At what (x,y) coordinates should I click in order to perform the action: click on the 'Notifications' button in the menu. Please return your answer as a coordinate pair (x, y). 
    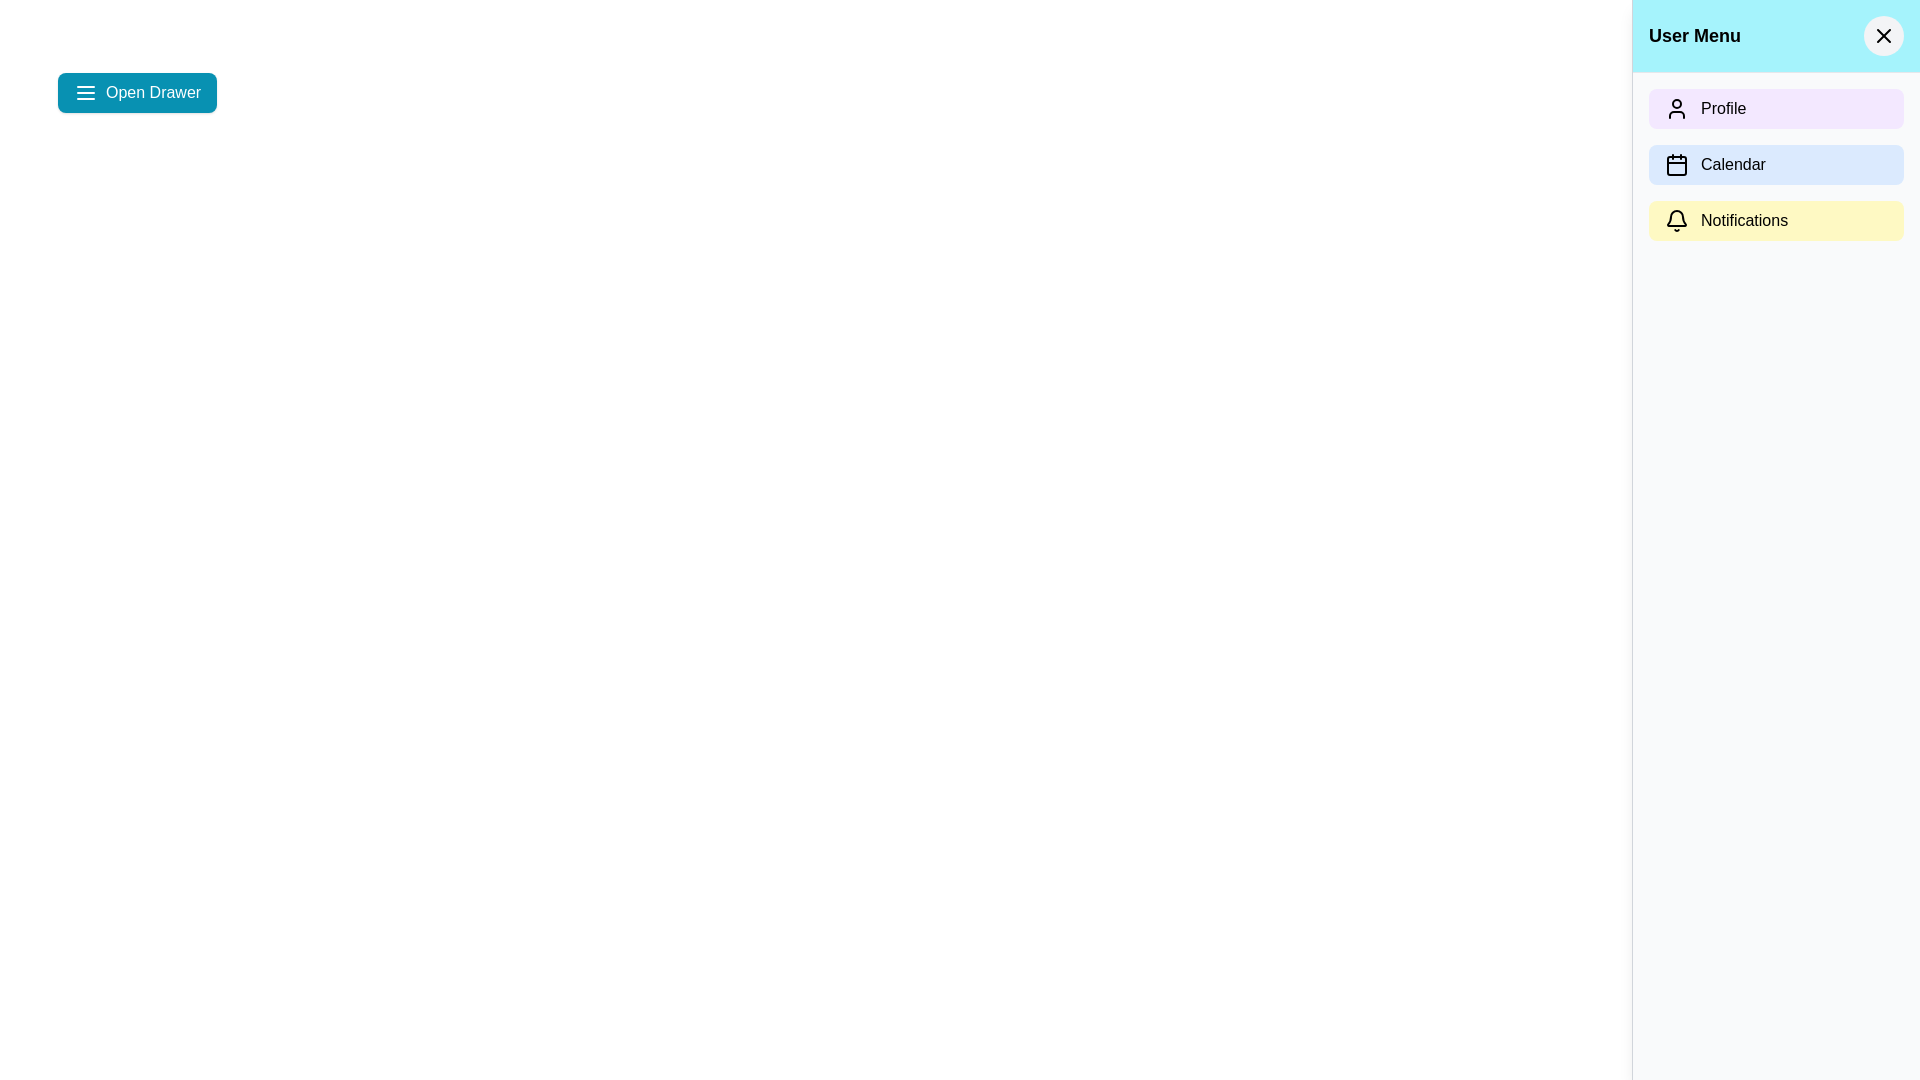
    Looking at the image, I should click on (1776, 220).